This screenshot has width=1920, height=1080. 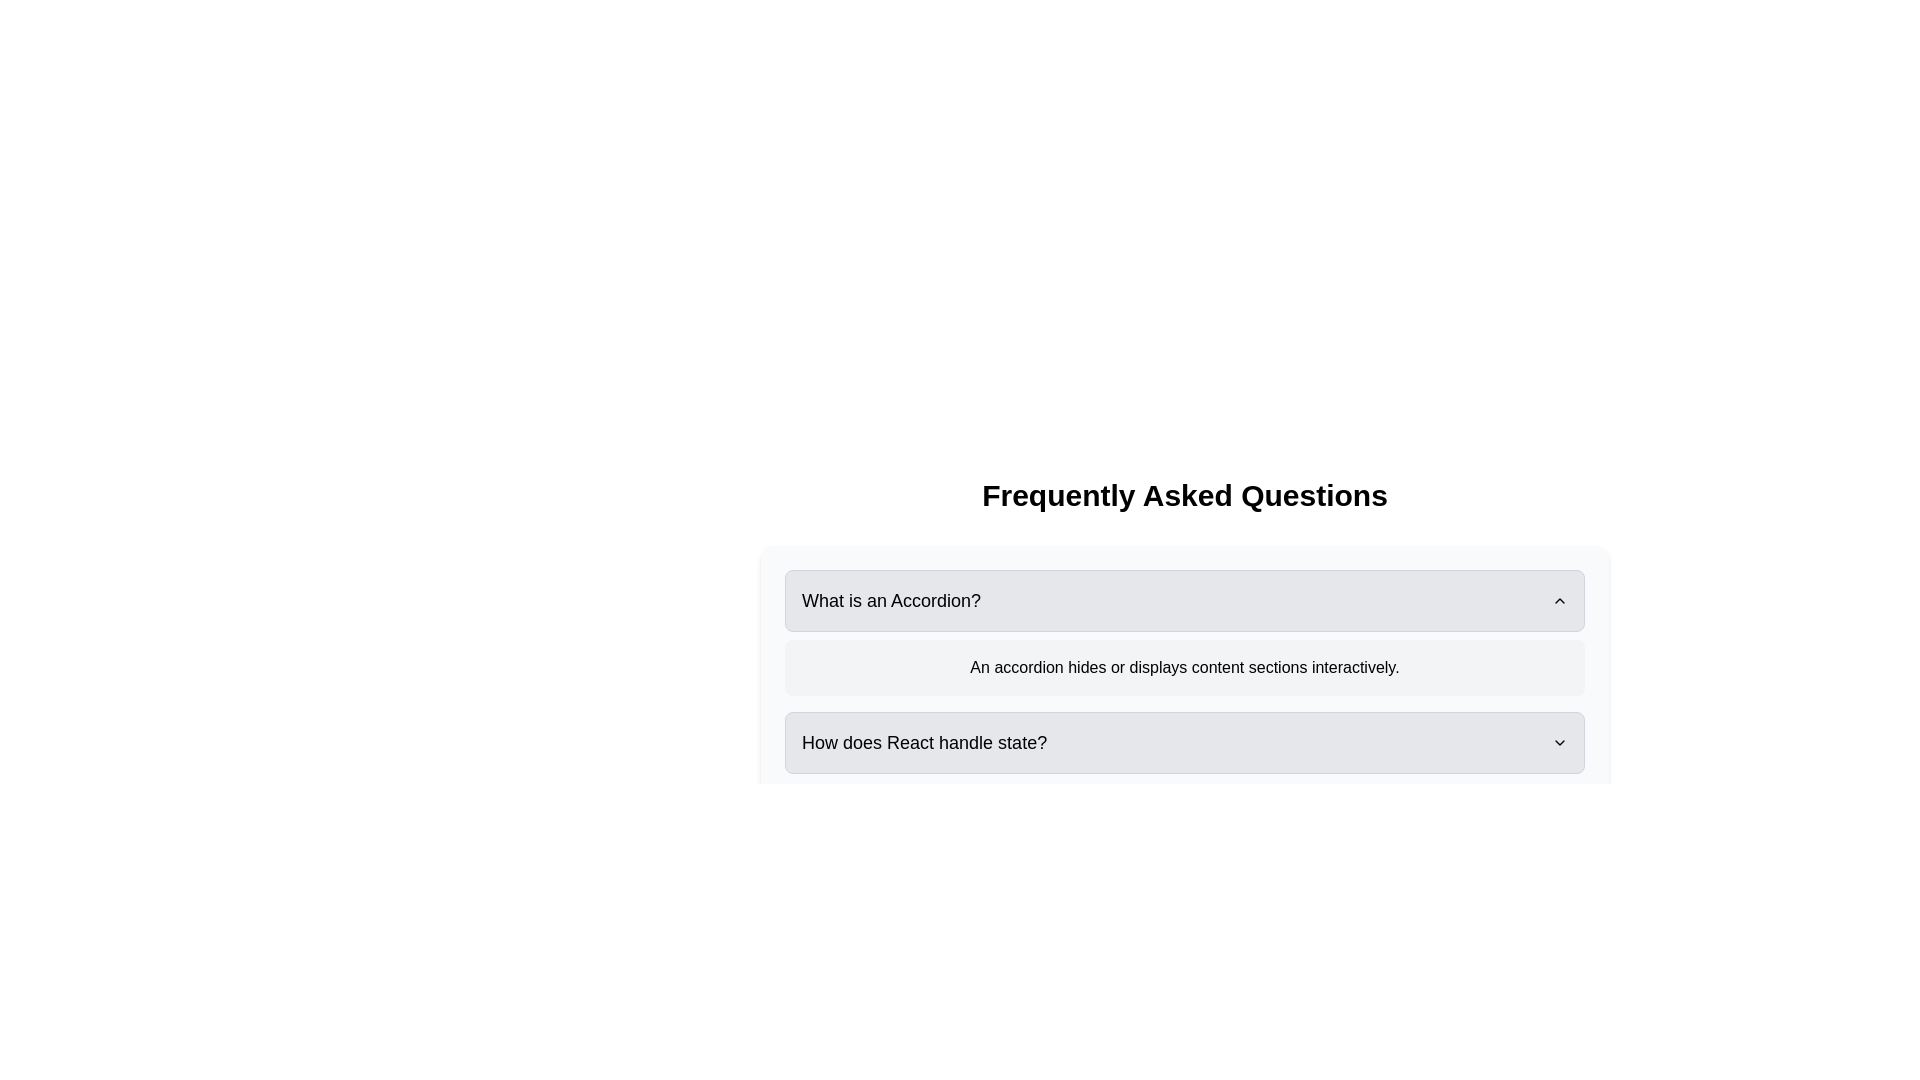 I want to click on informational text block that provides additional information about the concept of an accordion, positioned beneath the header text 'What is an Accordion?', so click(x=1185, y=667).